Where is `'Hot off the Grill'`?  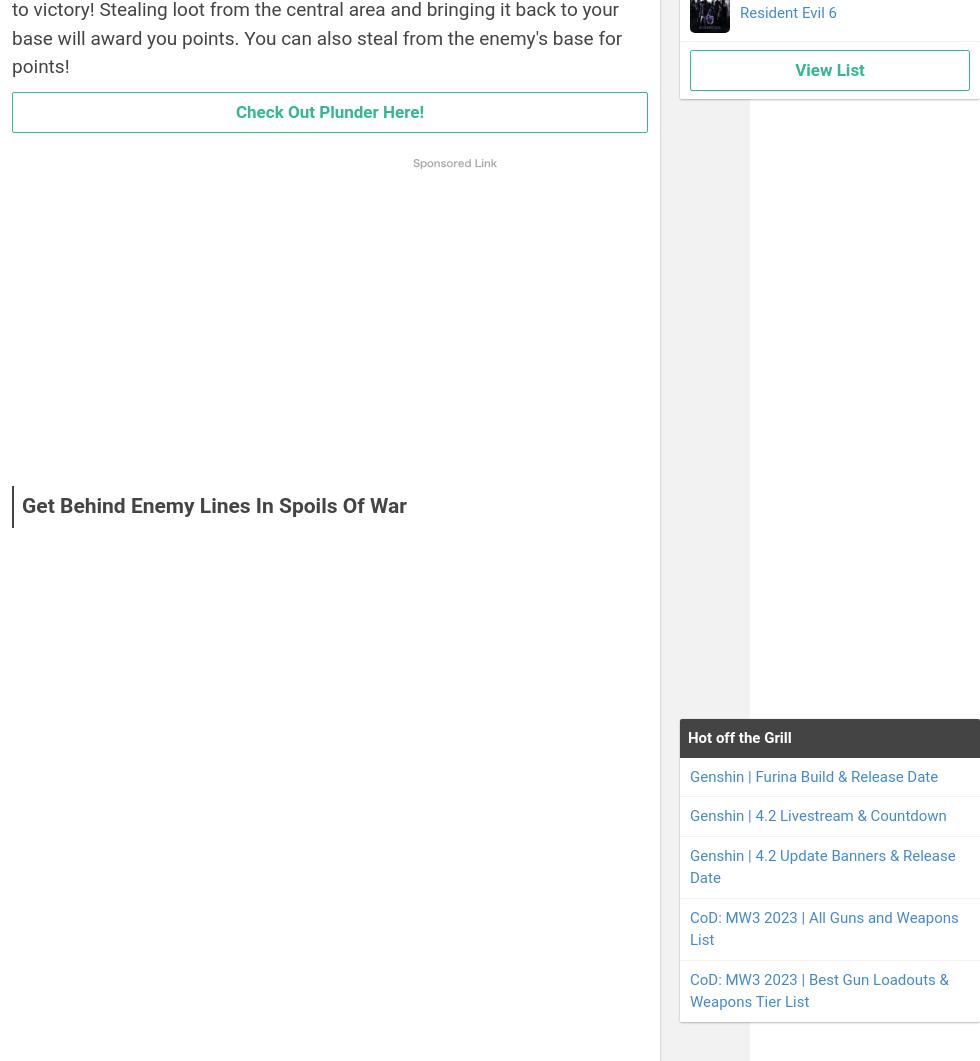 'Hot off the Grill' is located at coordinates (739, 738).